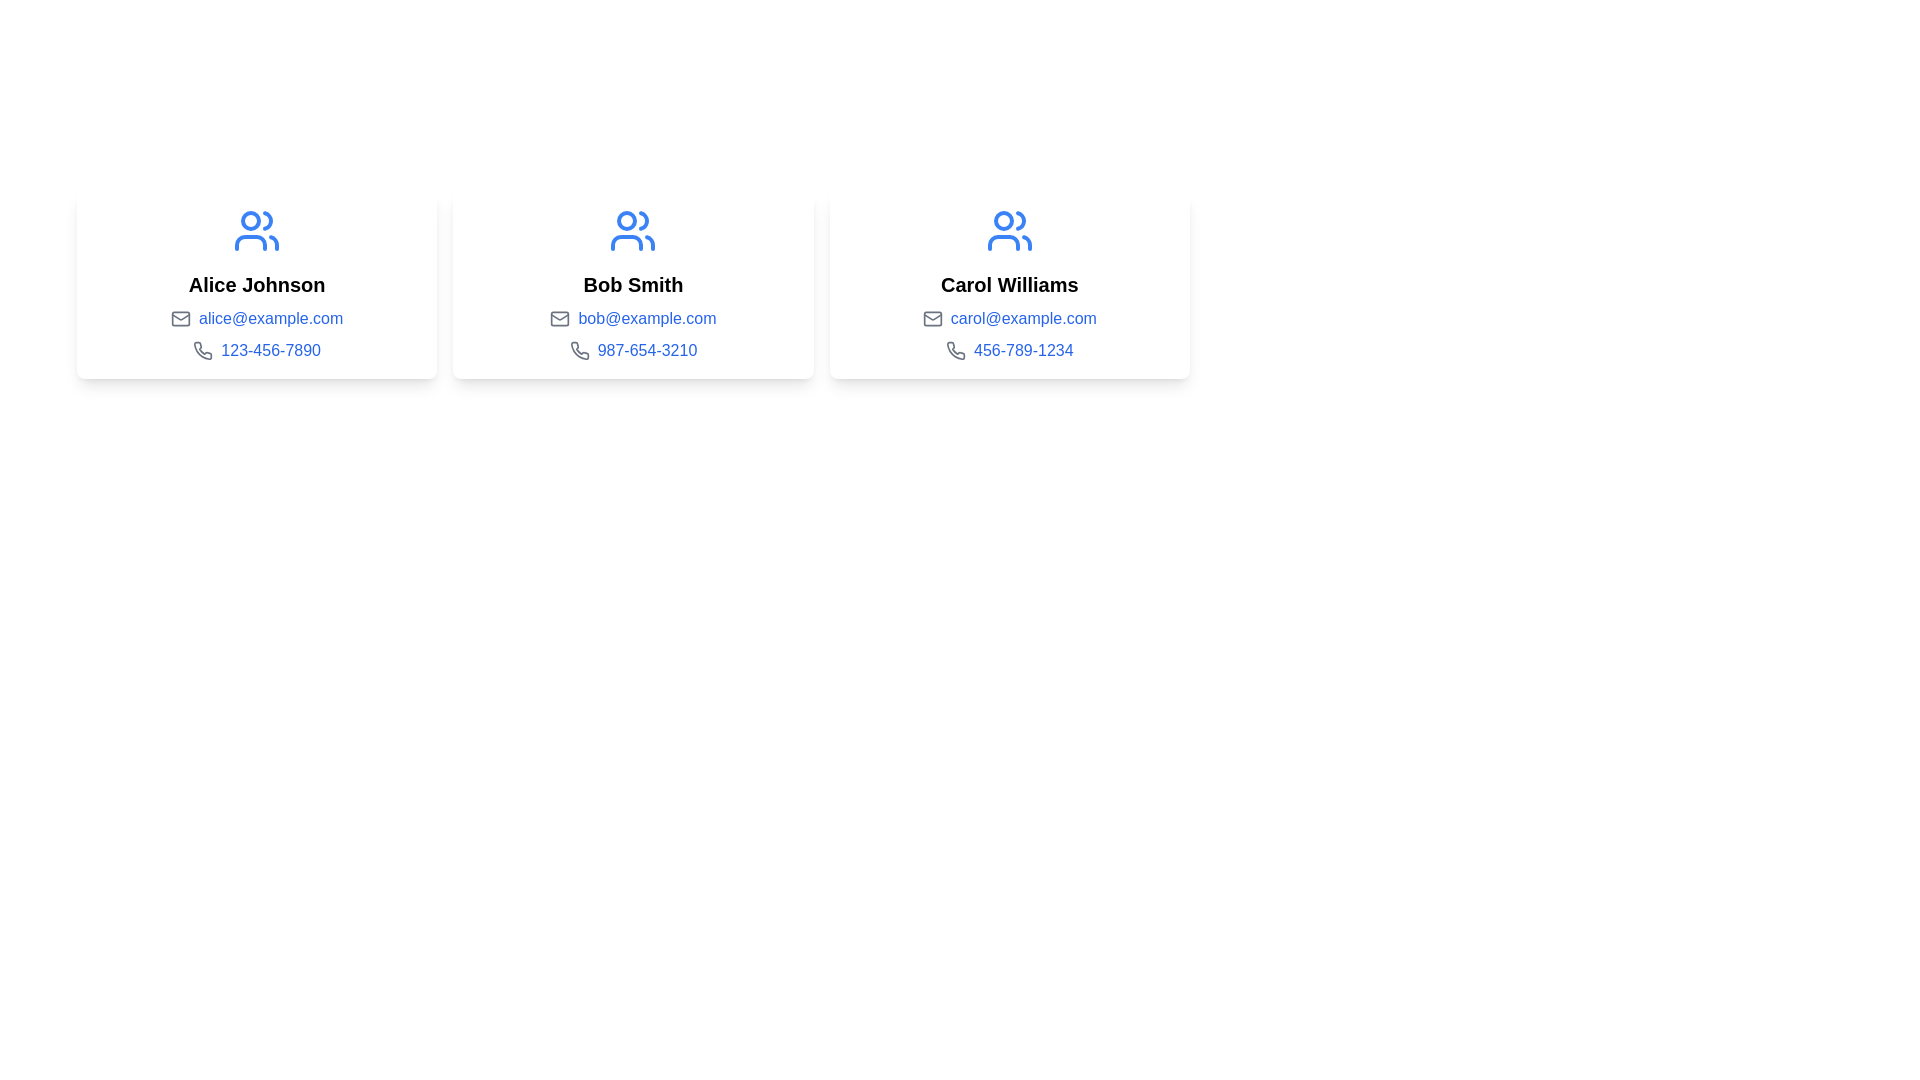 The width and height of the screenshot is (1920, 1080). What do you see at coordinates (1023, 350) in the screenshot?
I see `the hyperlinked phone number '456-789-1234' in blue text under the 'Carol Williams' card` at bounding box center [1023, 350].